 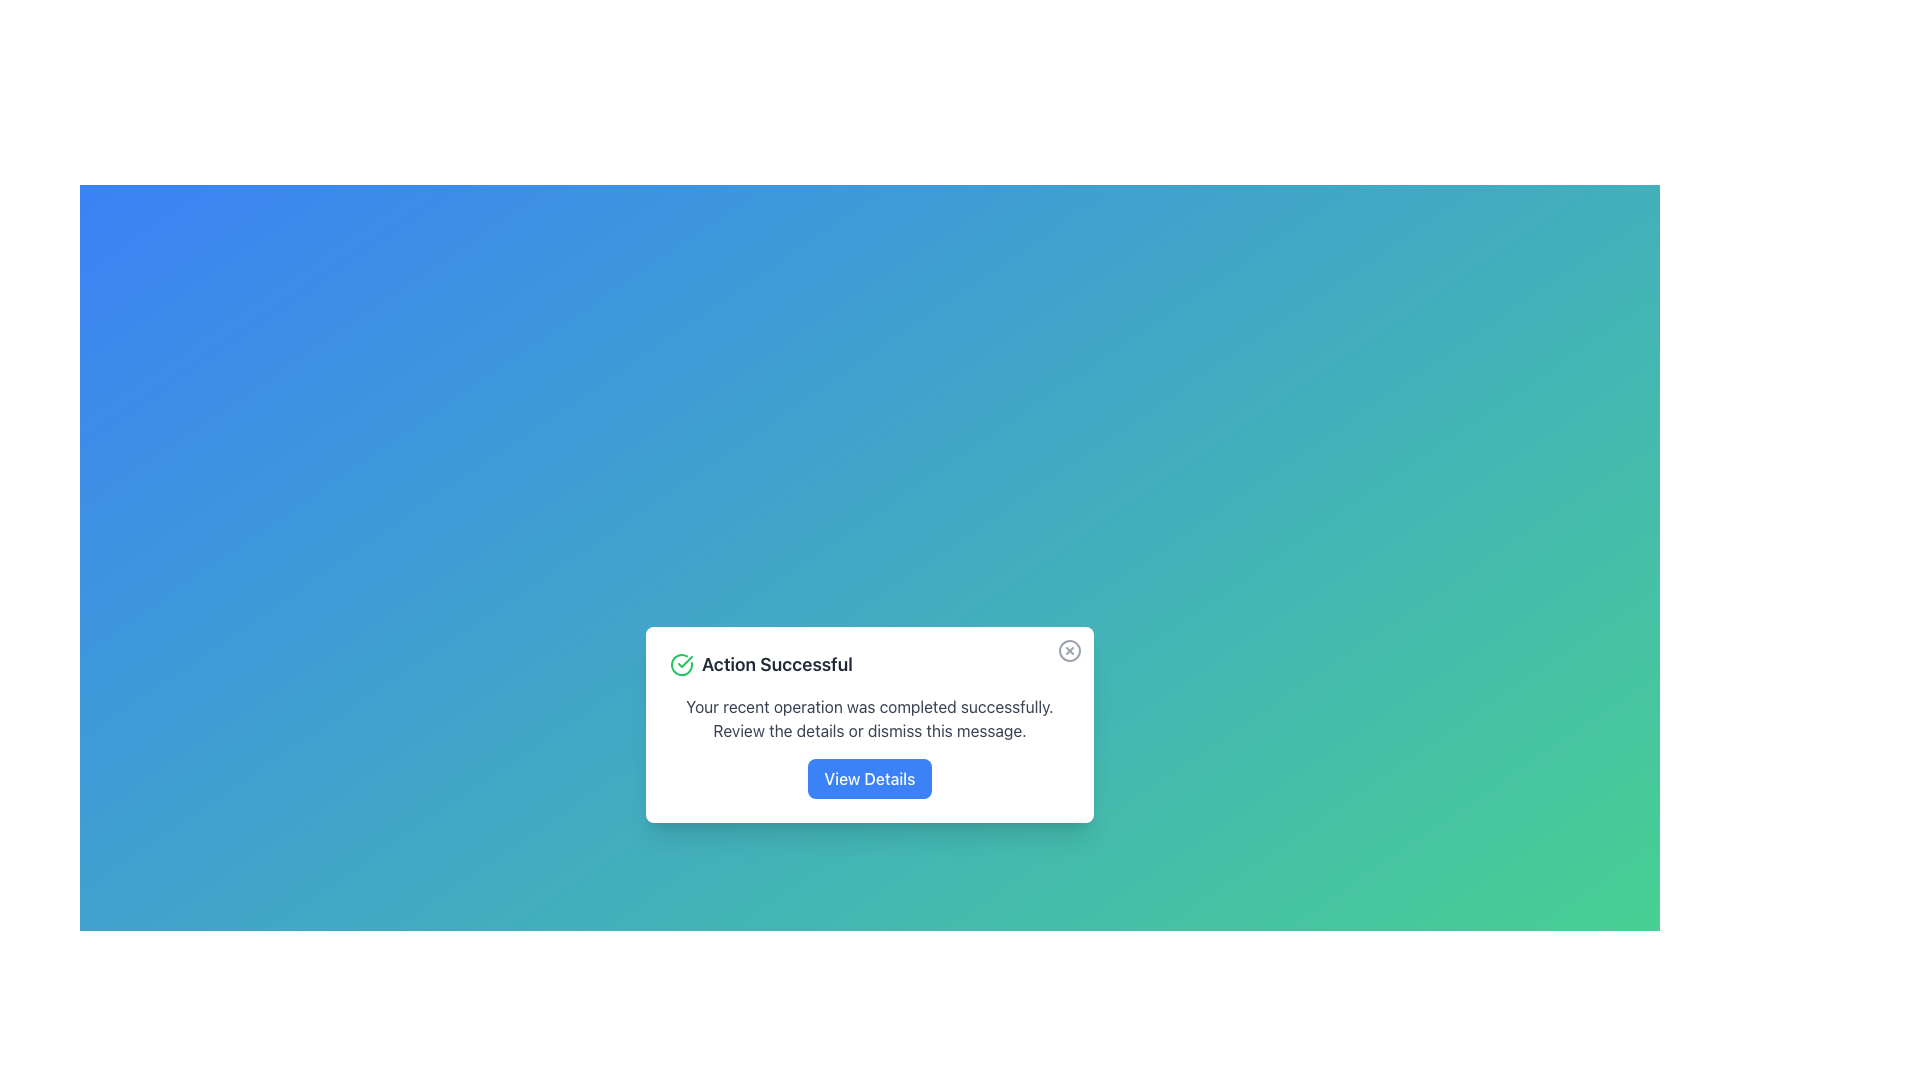 What do you see at coordinates (681, 664) in the screenshot?
I see `the green outlined circle icon with a check mark inside, which symbolizes a success or completed action, located to the left of the text 'Action Successful'` at bounding box center [681, 664].